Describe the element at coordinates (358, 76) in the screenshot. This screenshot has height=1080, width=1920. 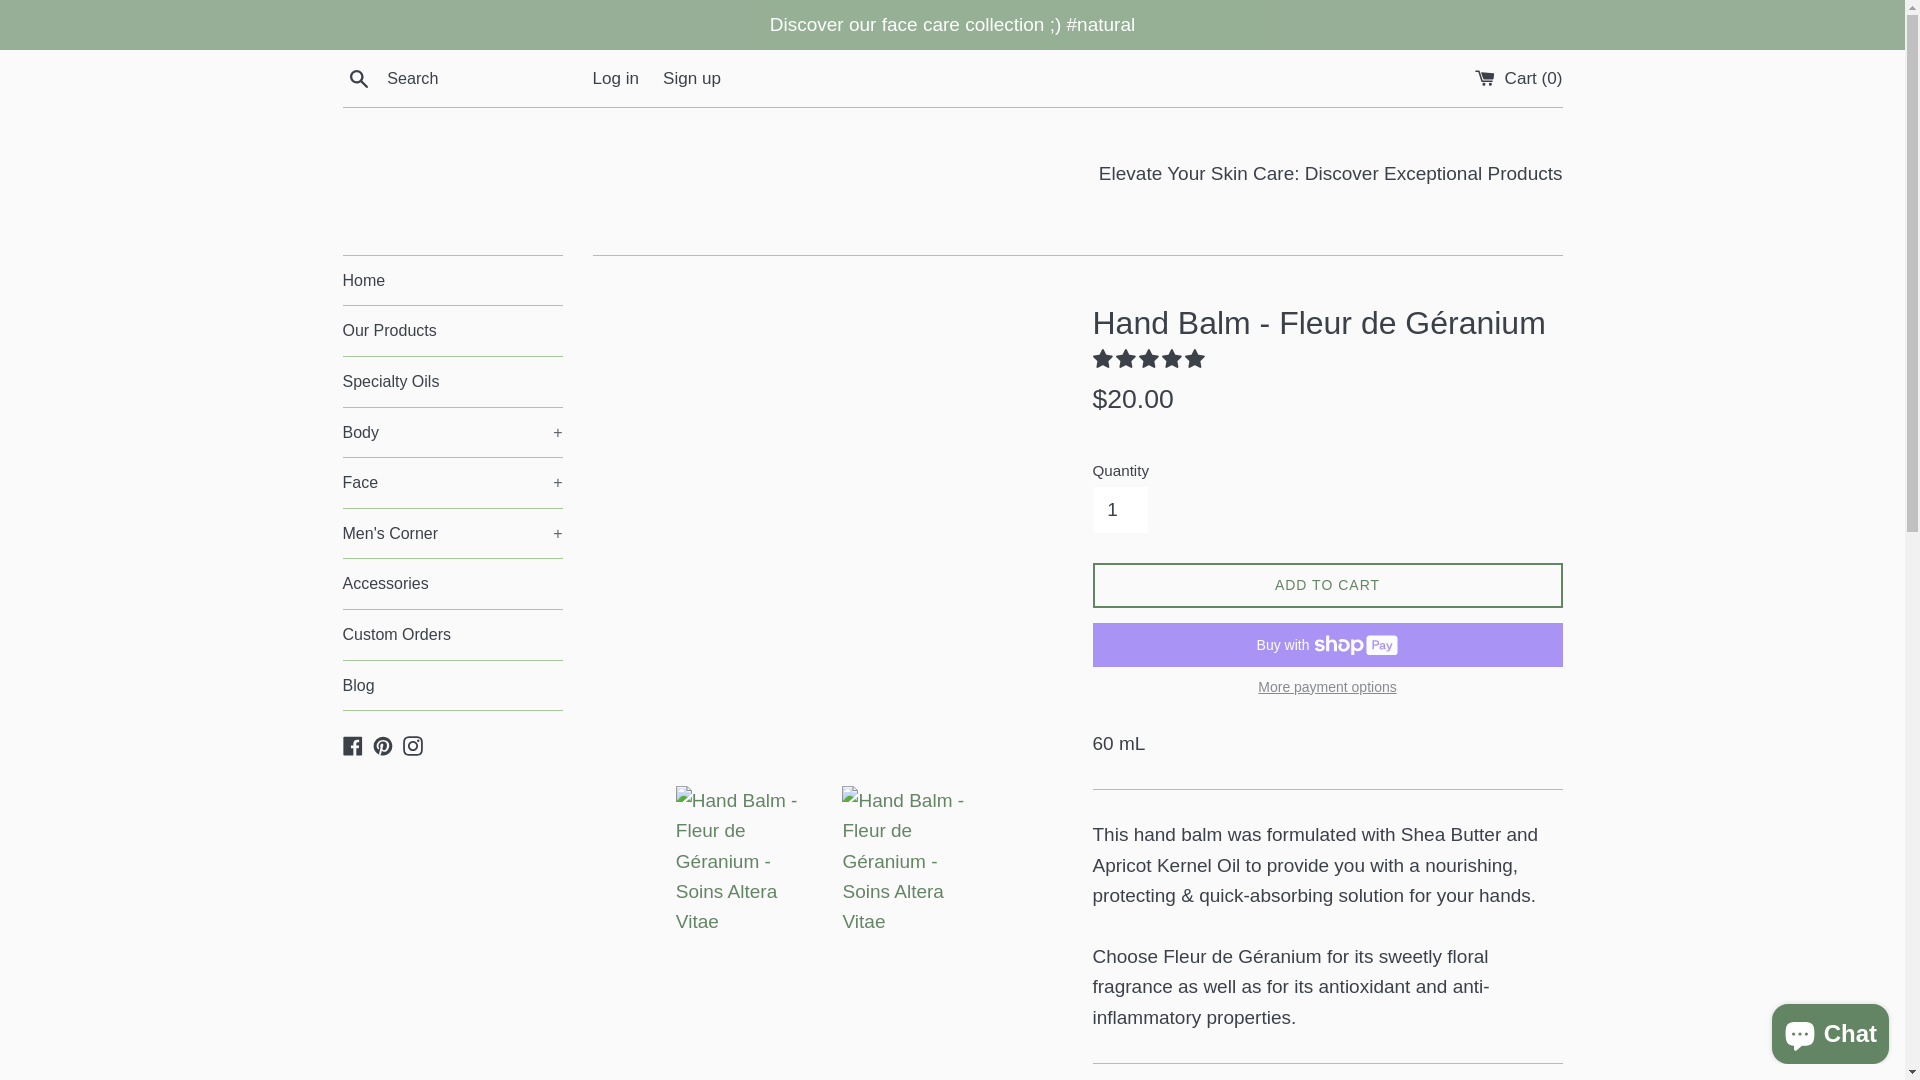
I see `'Search'` at that location.